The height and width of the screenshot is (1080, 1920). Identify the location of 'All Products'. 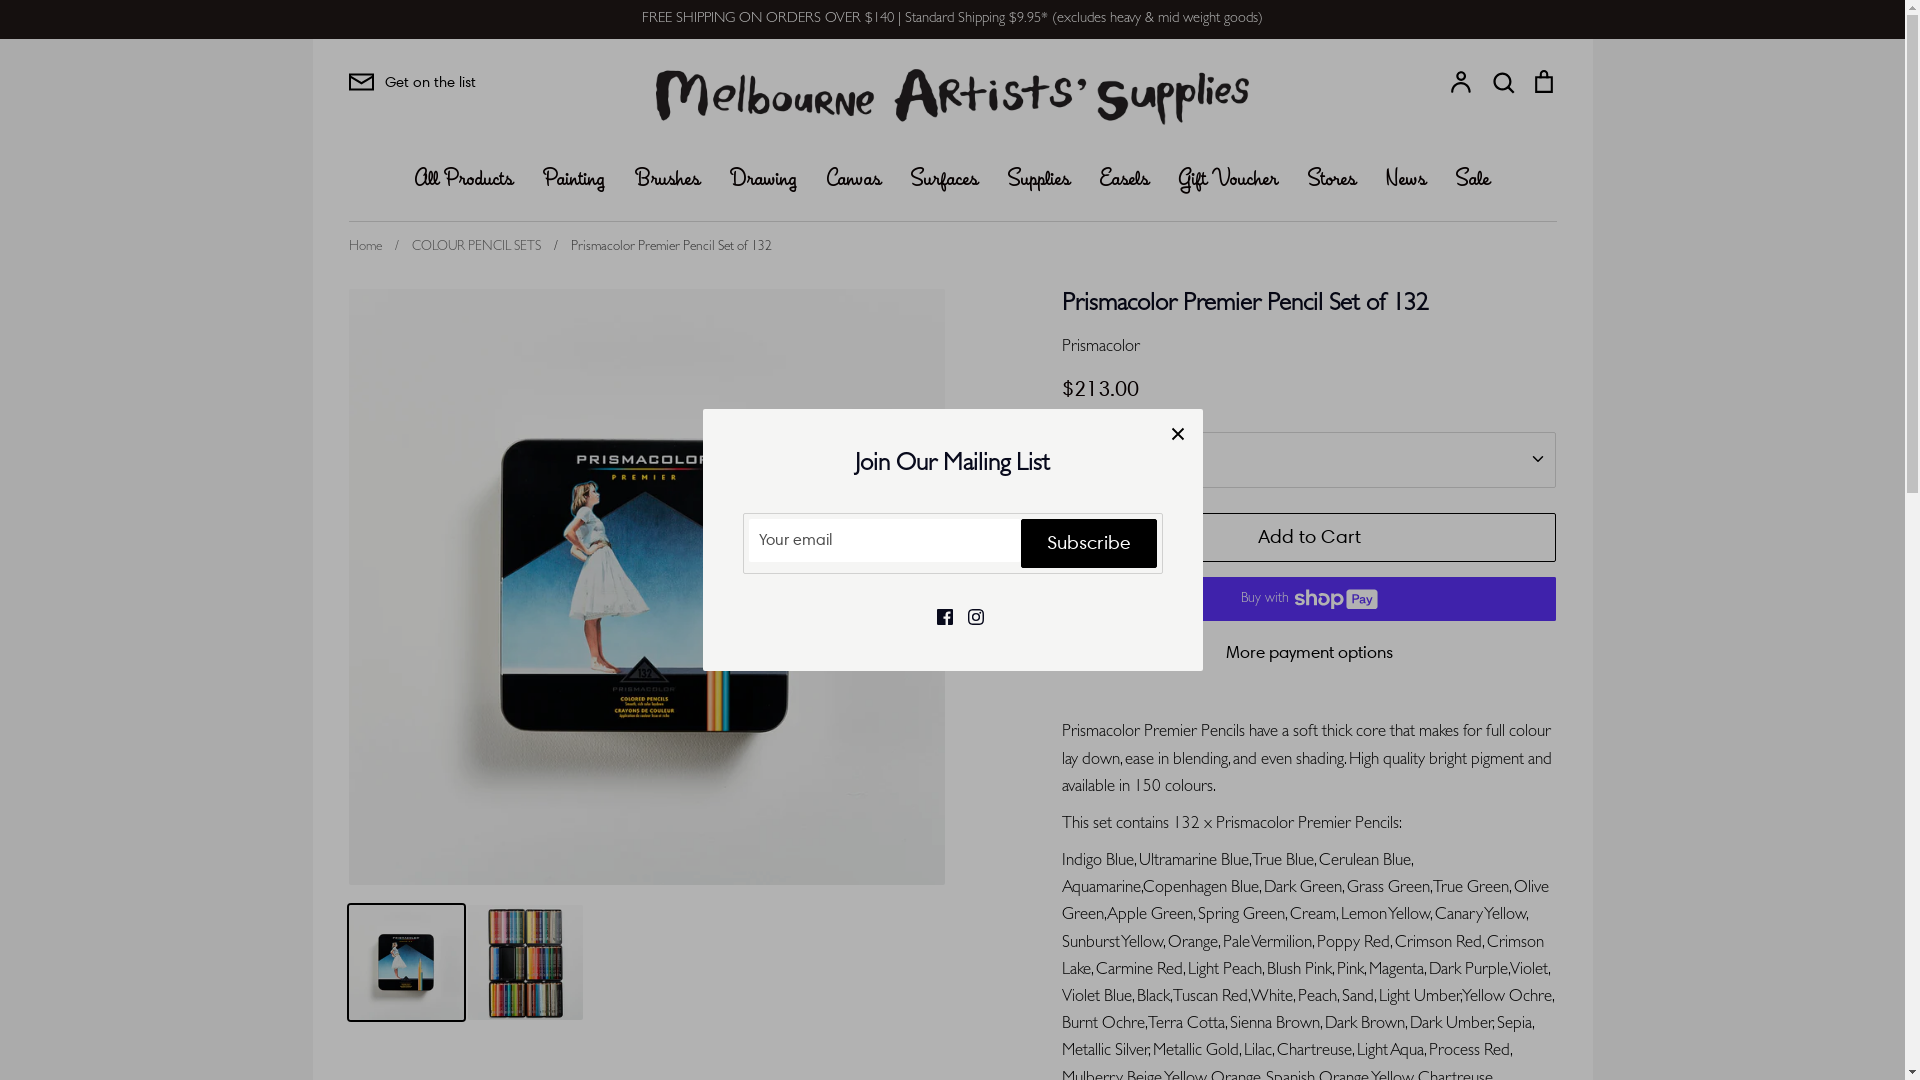
(463, 180).